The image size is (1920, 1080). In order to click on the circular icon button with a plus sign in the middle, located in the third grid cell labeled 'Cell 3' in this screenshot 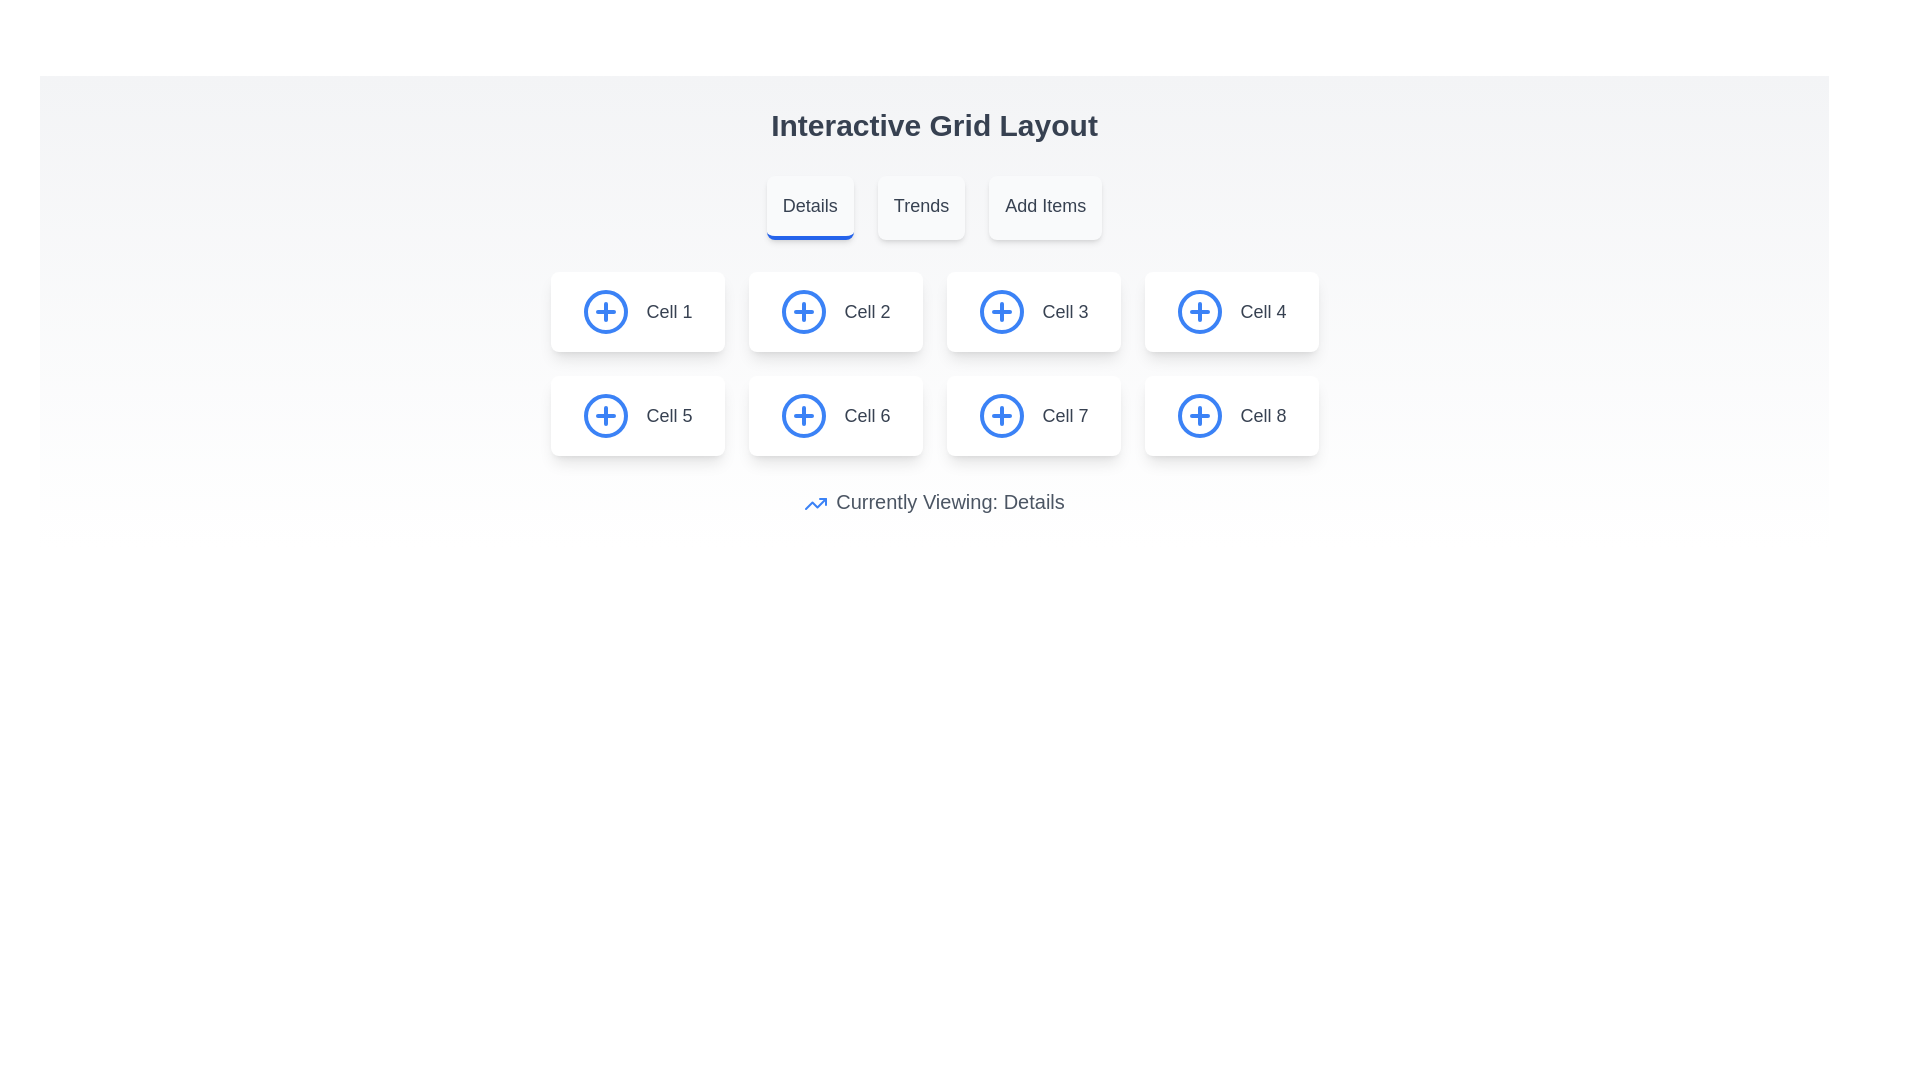, I will do `click(1002, 312)`.